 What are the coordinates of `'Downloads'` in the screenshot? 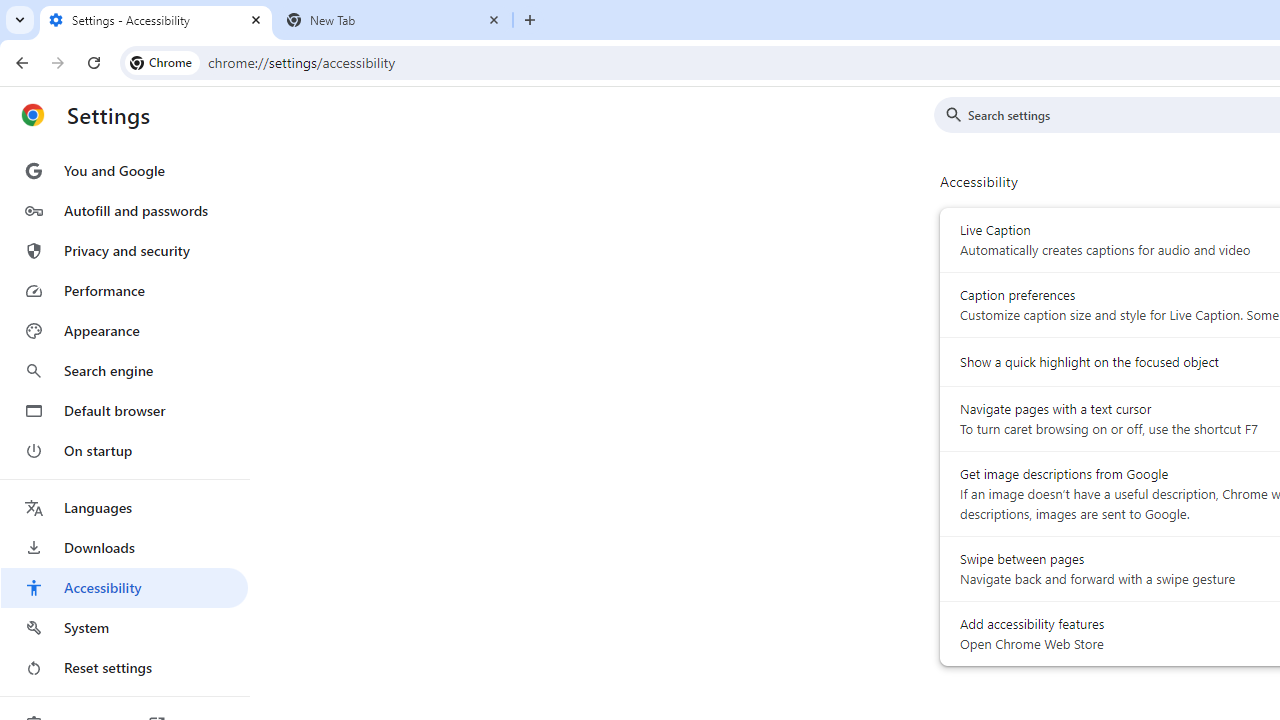 It's located at (123, 547).